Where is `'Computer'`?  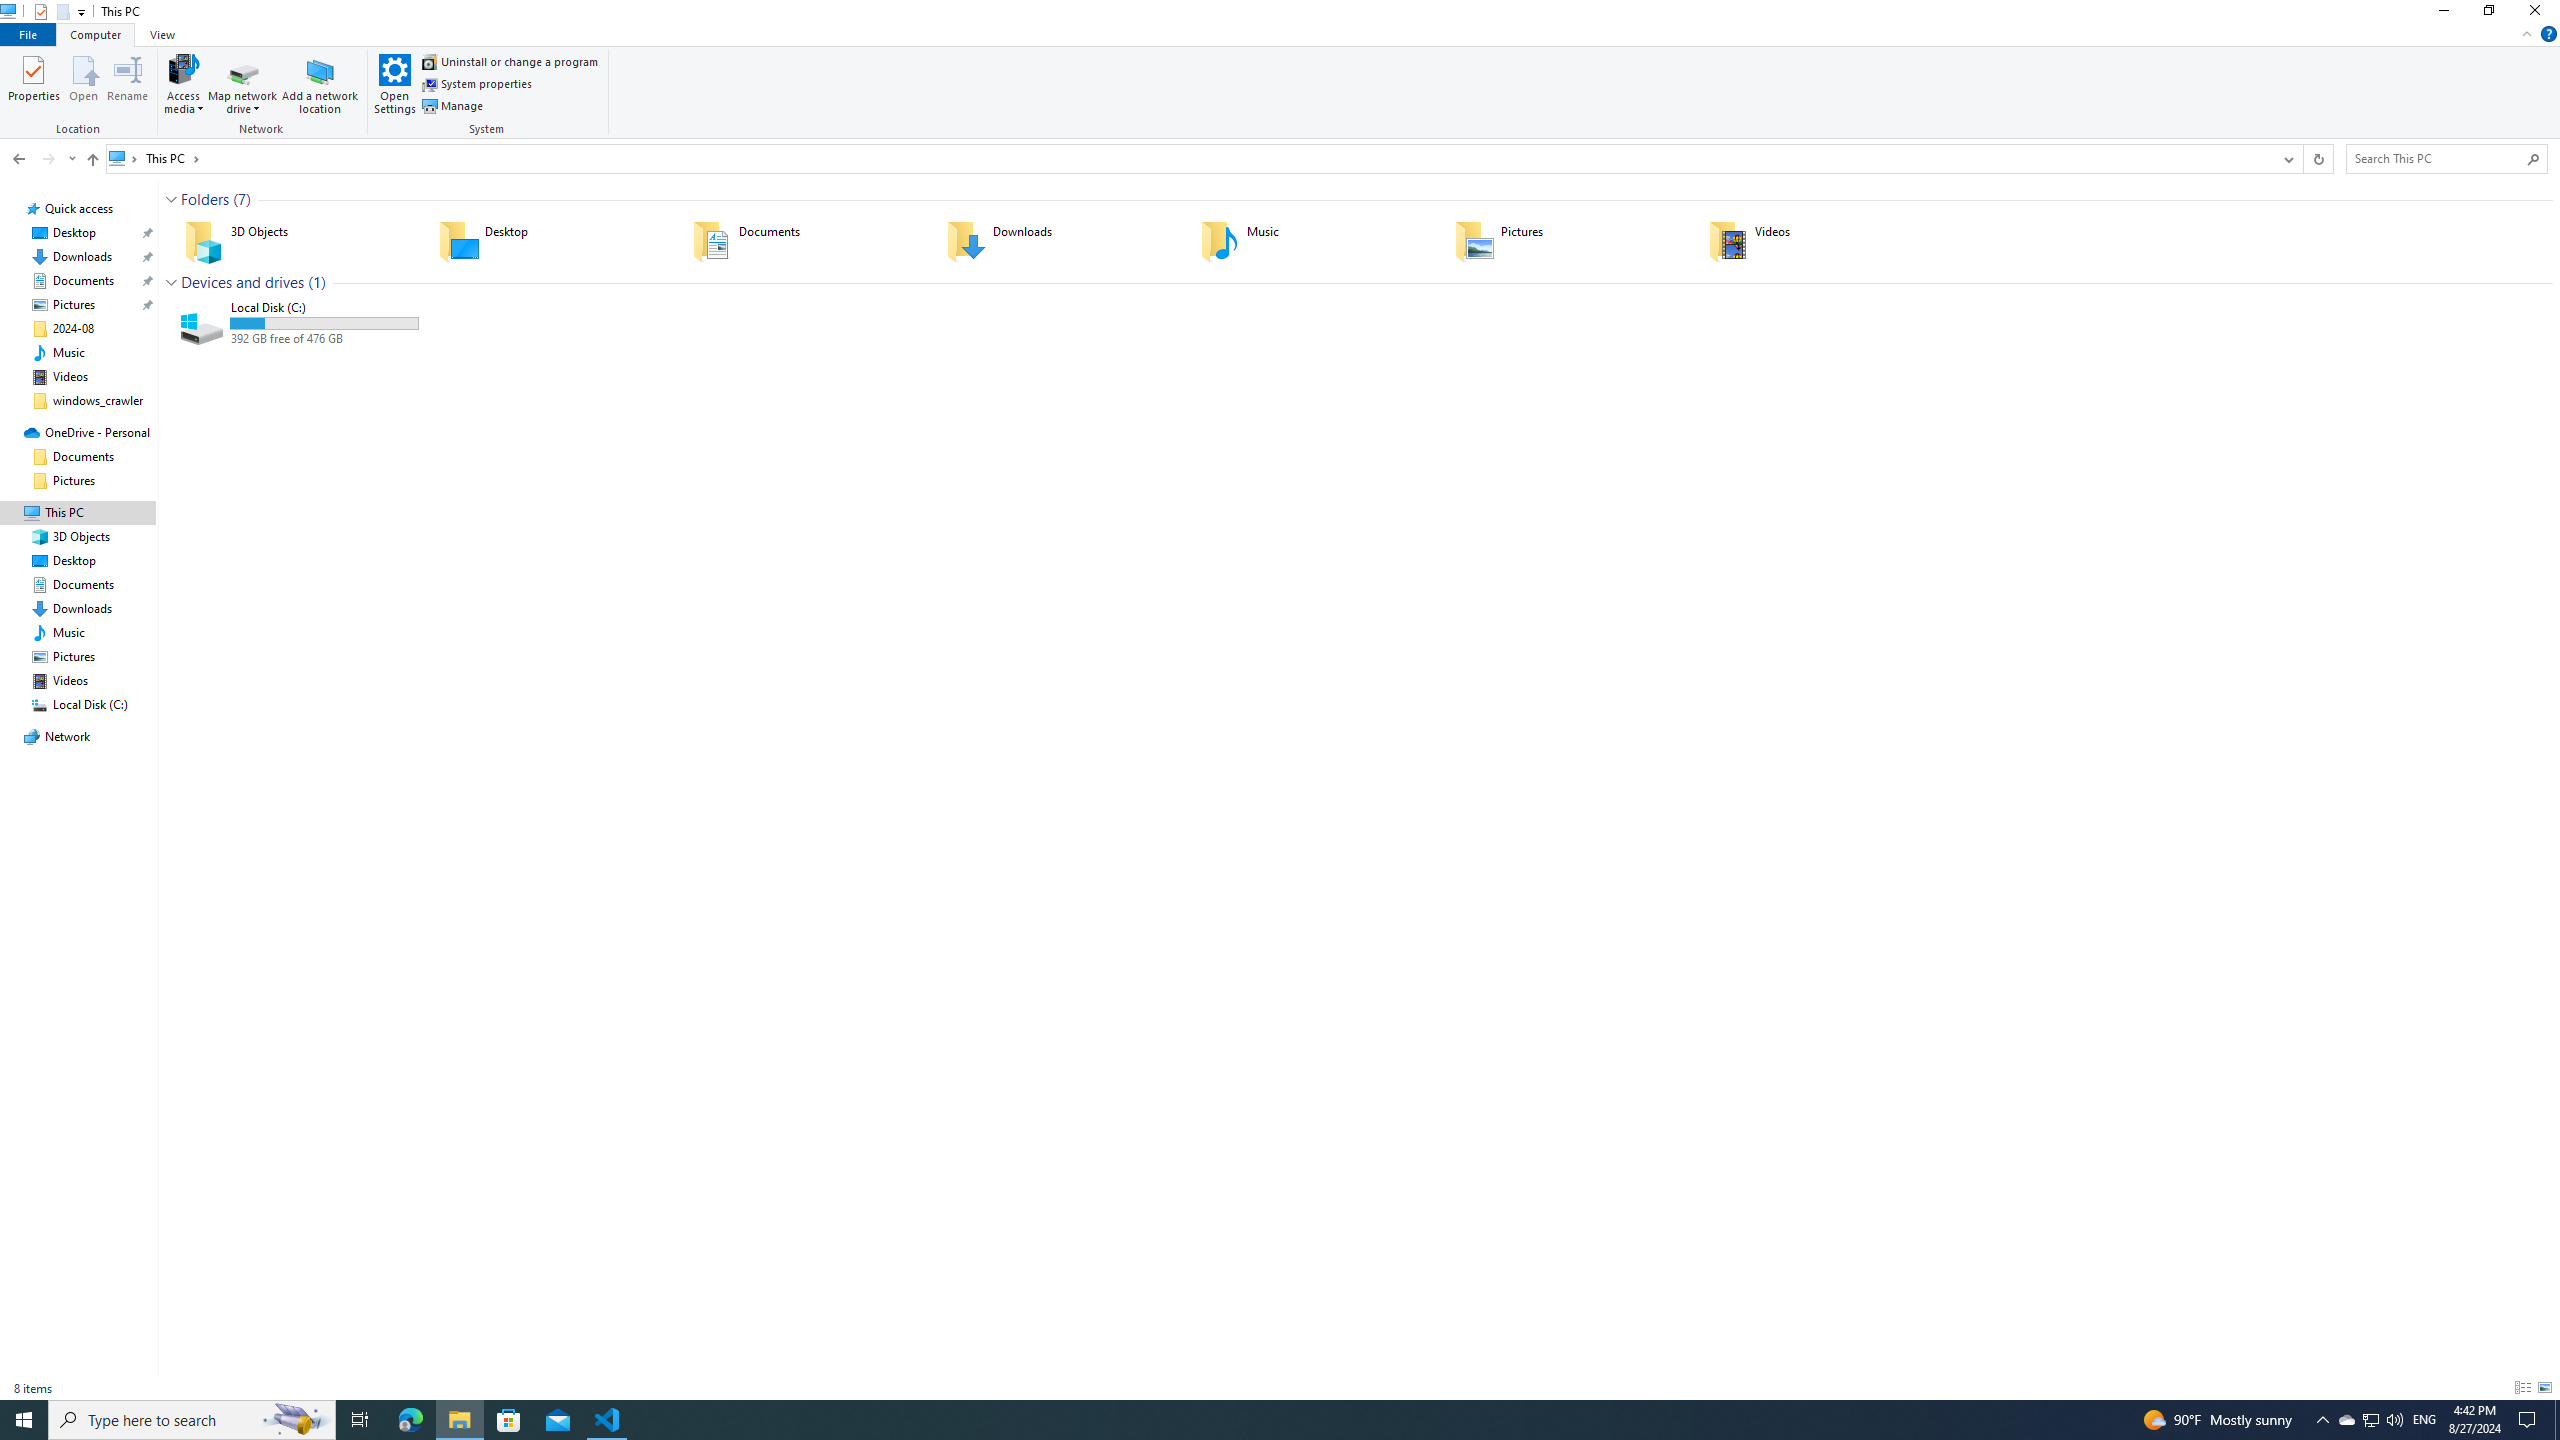 'Computer' is located at coordinates (95, 34).